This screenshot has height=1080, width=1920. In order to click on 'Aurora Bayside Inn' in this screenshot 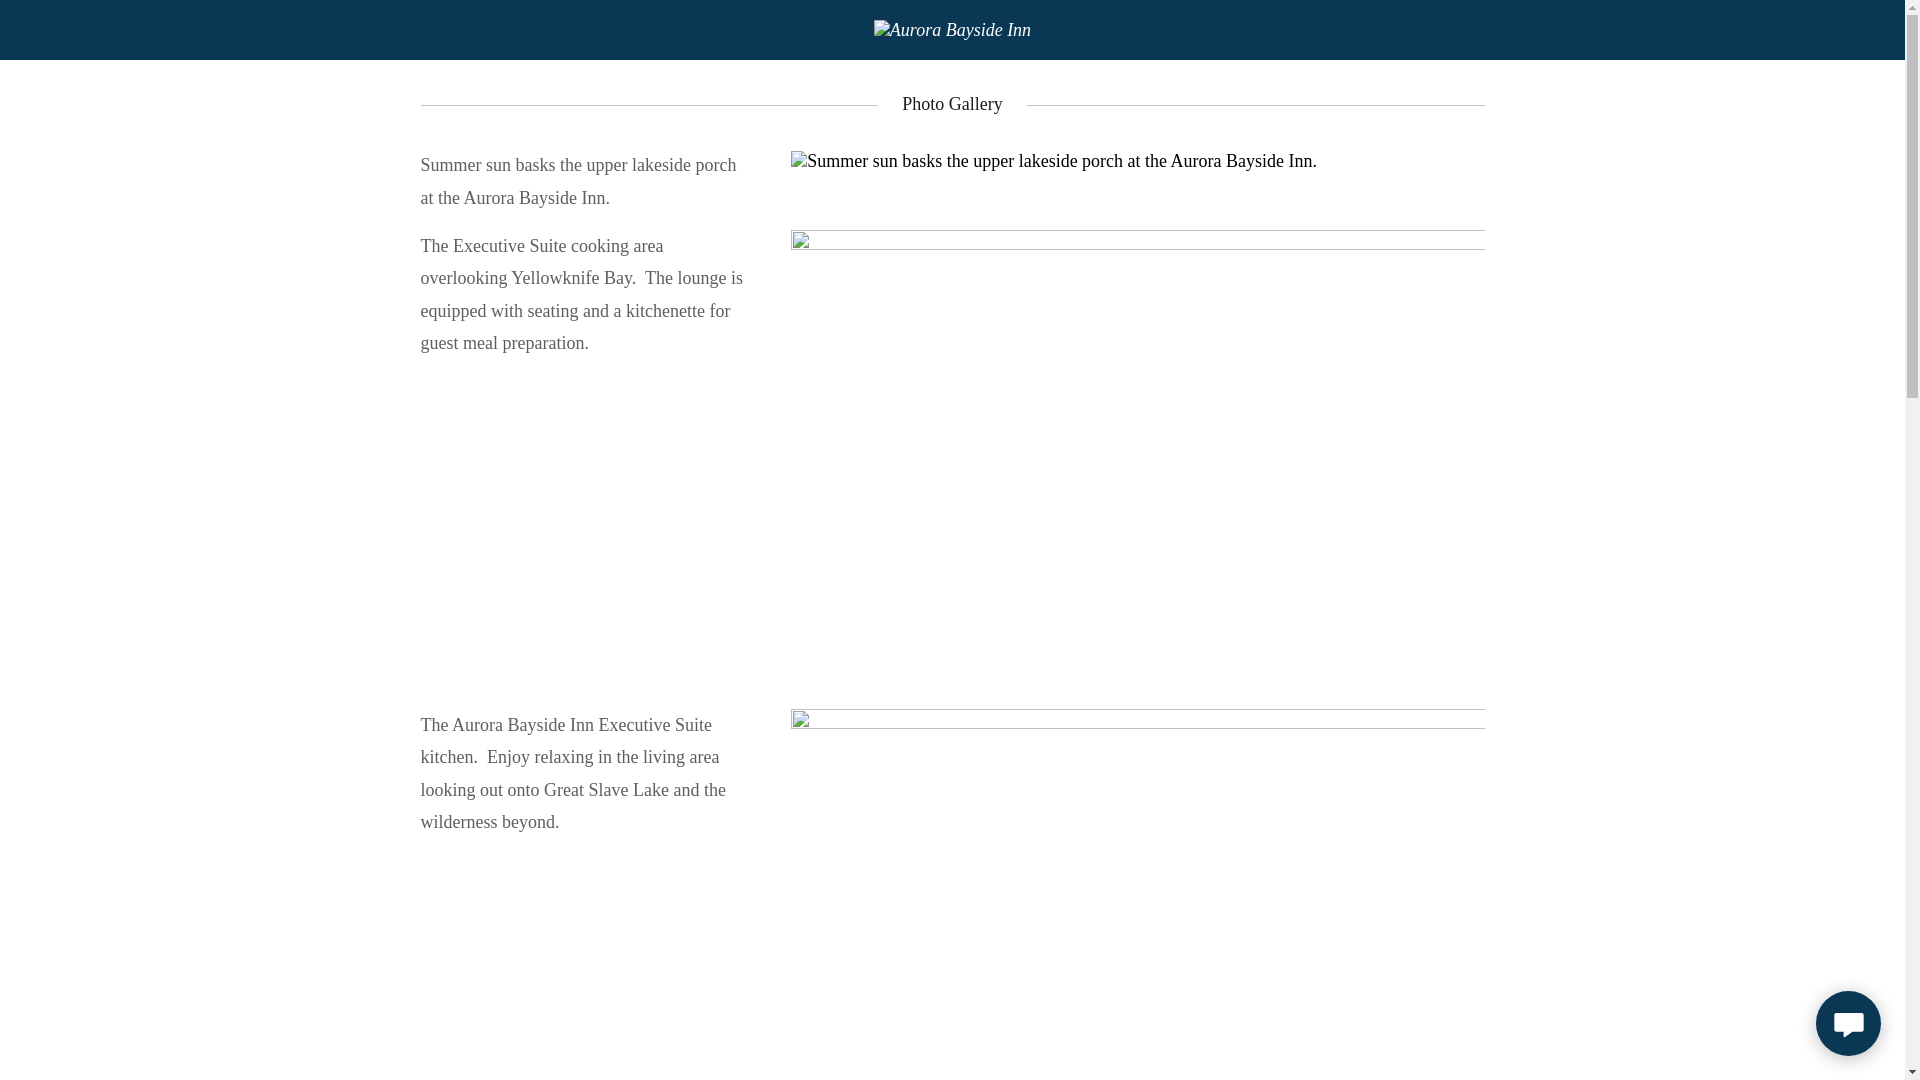, I will do `click(951, 29)`.